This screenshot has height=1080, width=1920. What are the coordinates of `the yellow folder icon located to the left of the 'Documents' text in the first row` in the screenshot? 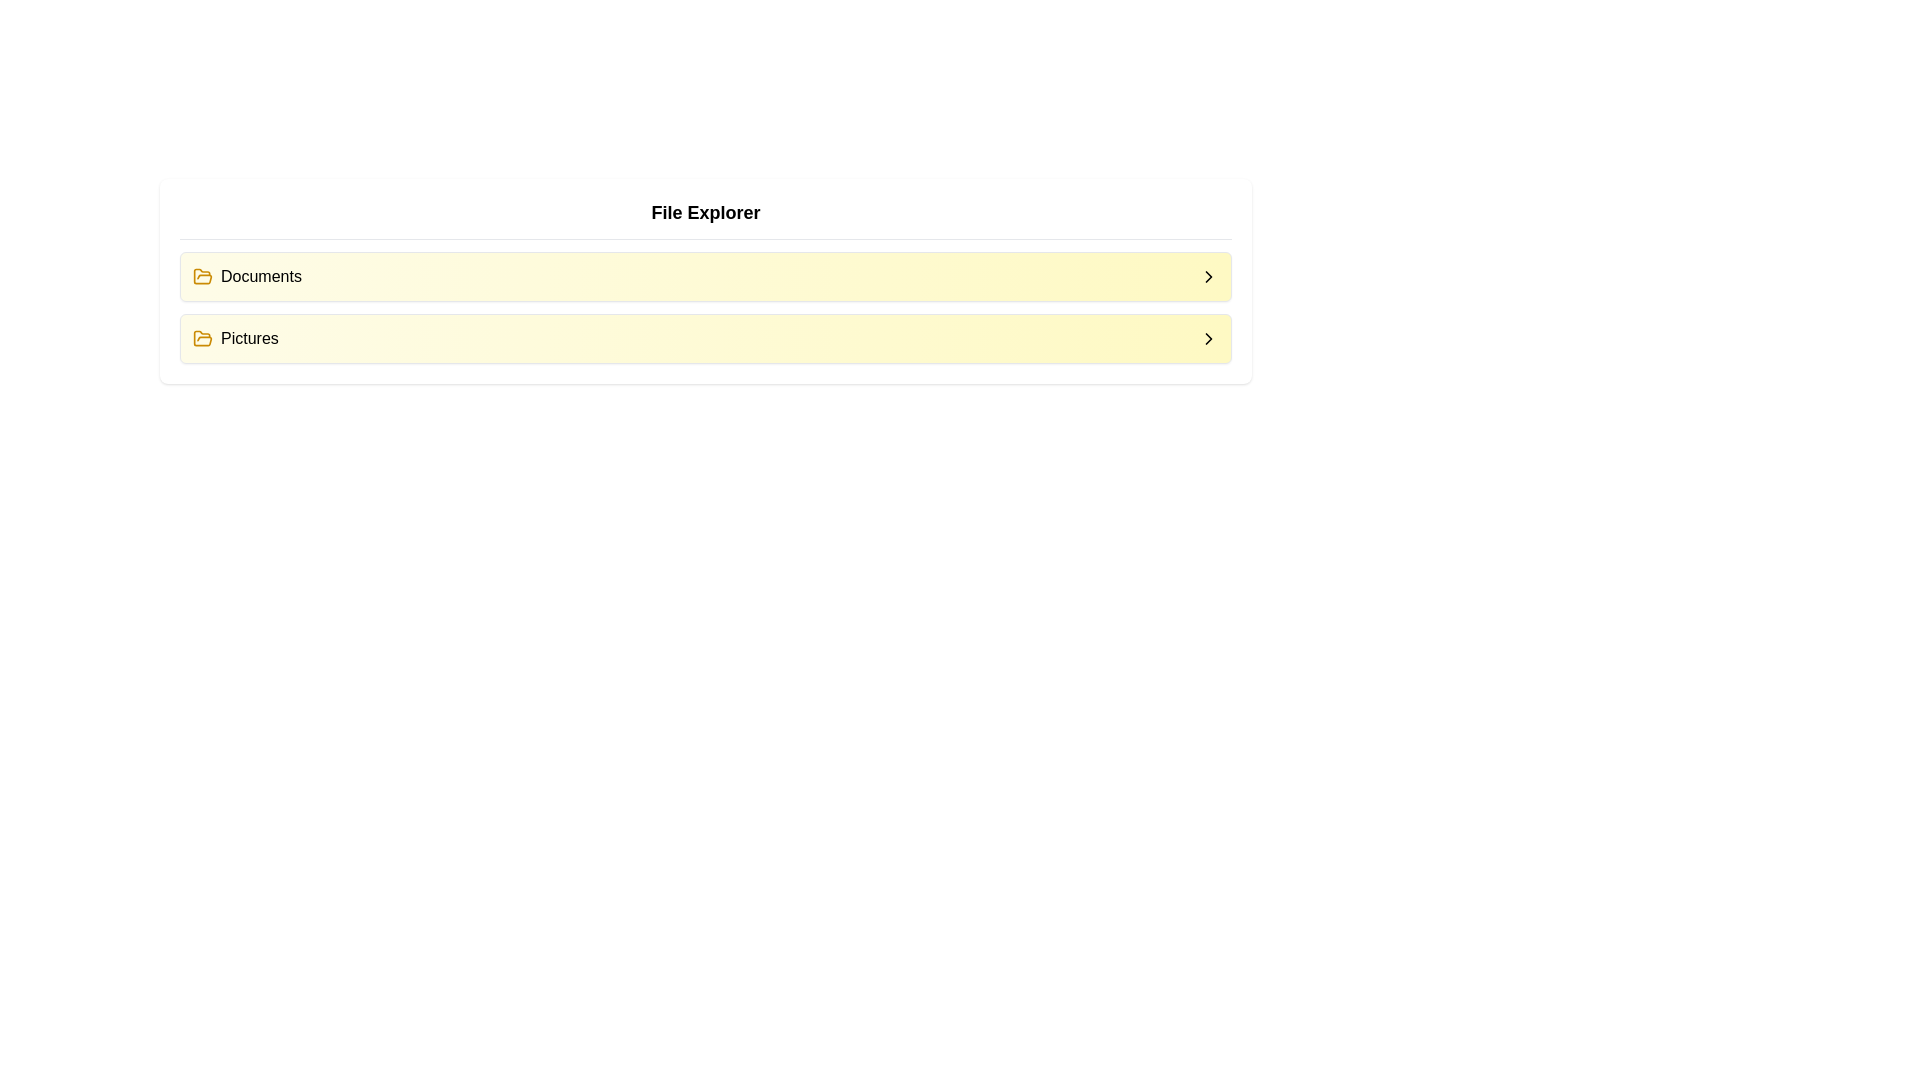 It's located at (202, 277).